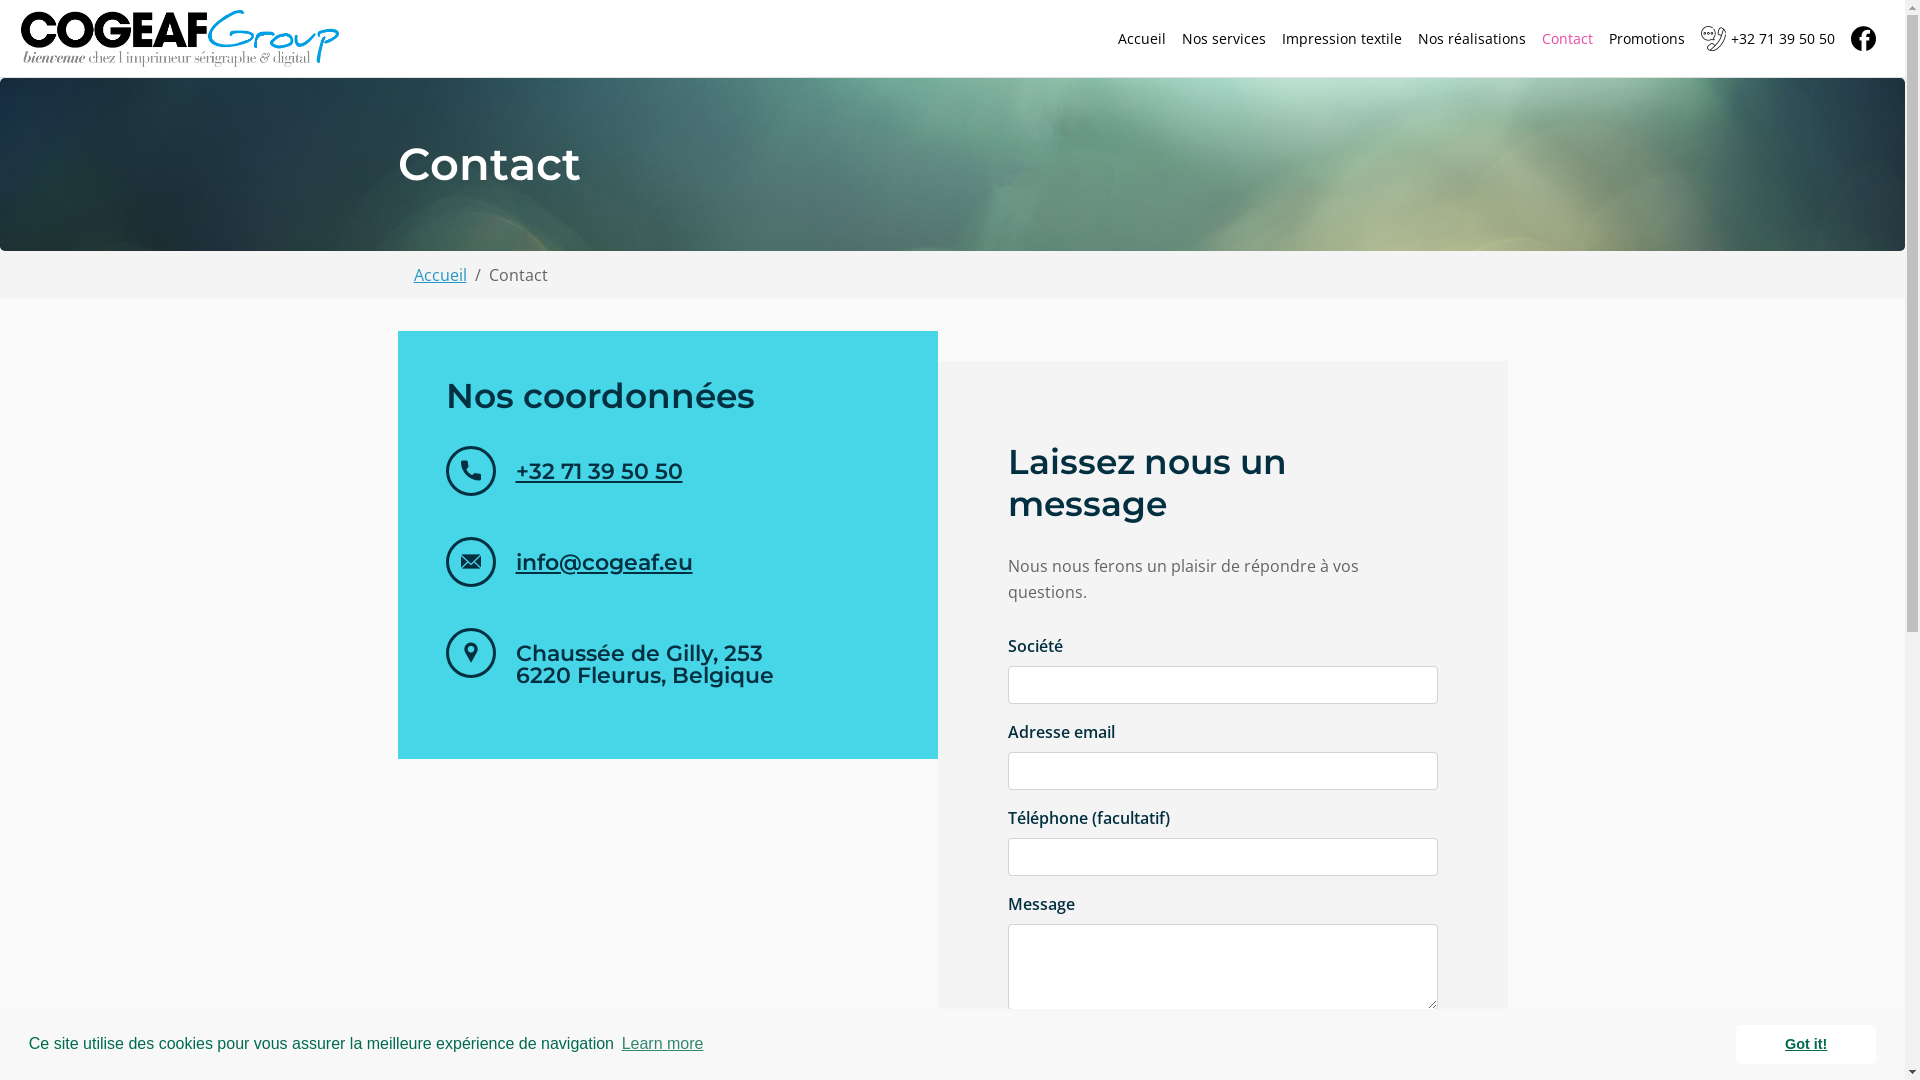 Image resolution: width=1920 pixels, height=1080 pixels. I want to click on 'Accueil', so click(1142, 38).